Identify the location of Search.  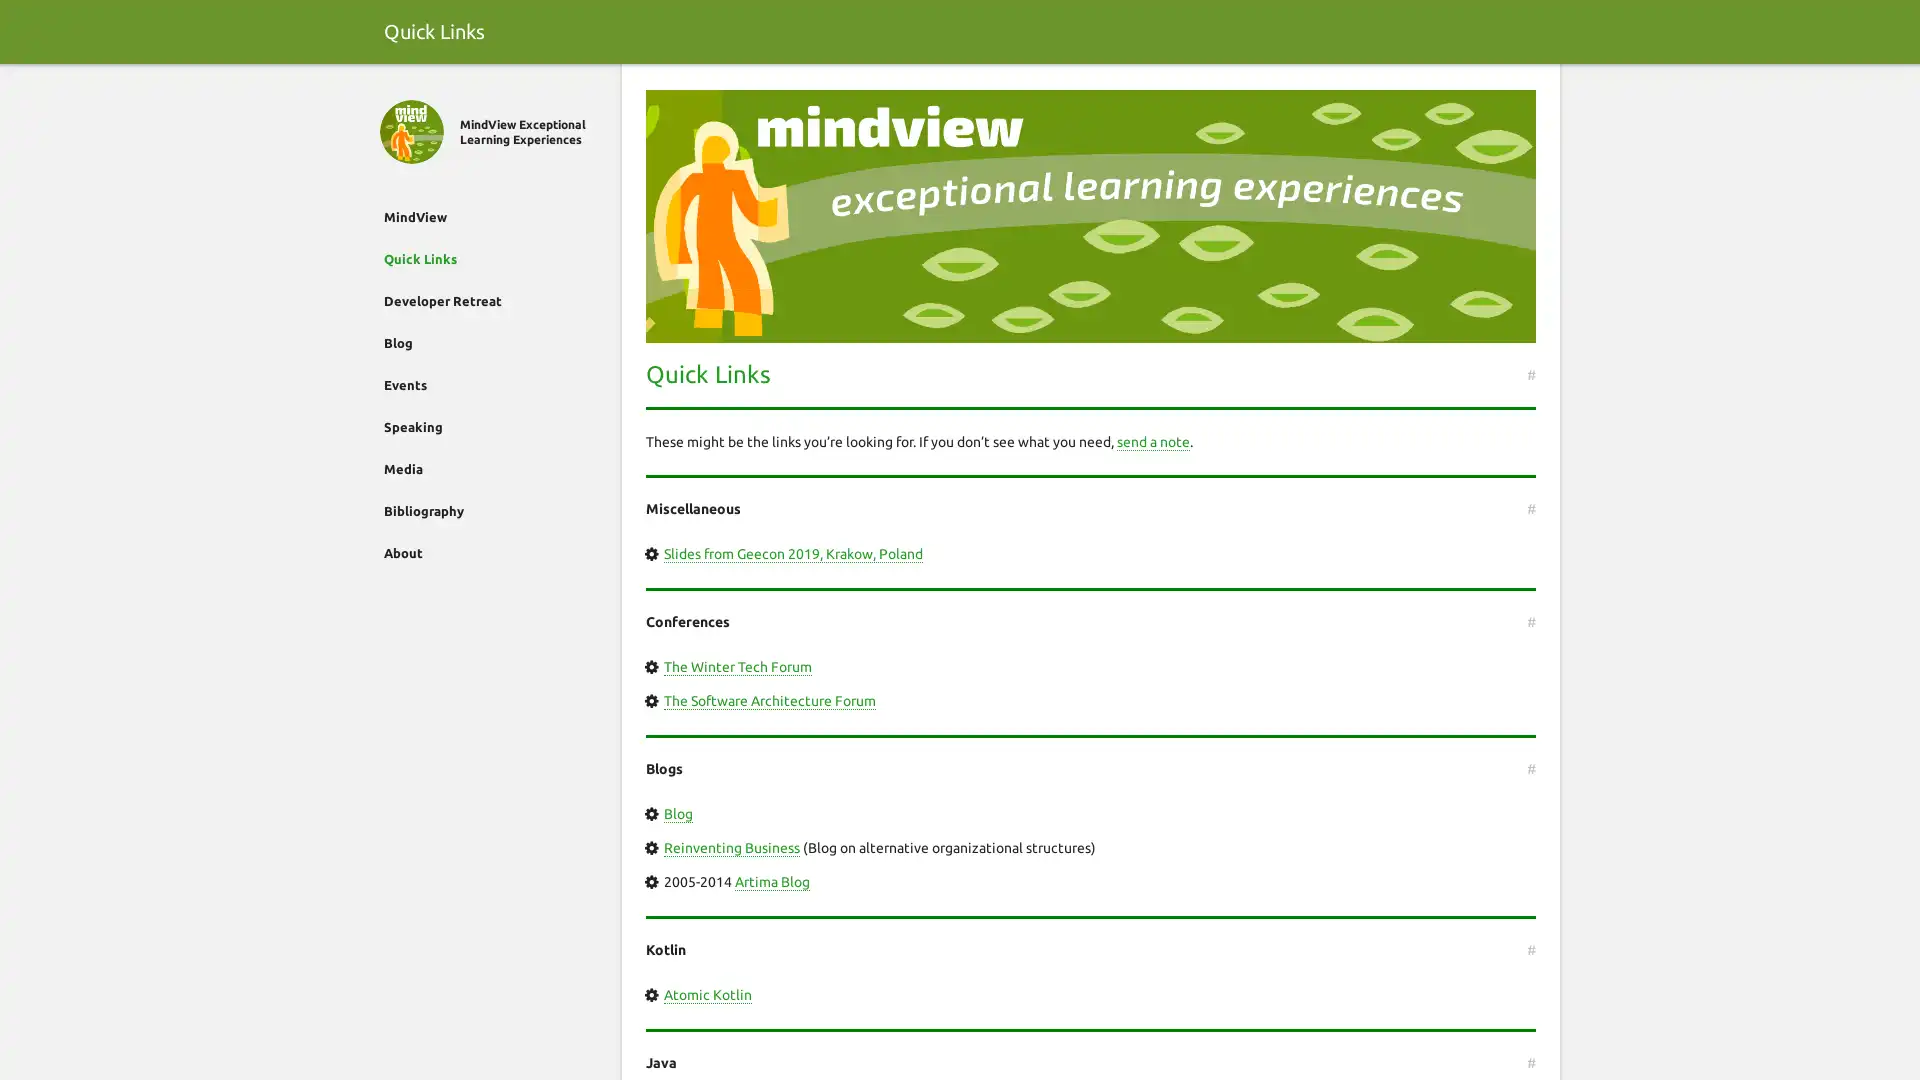
(1526, 87).